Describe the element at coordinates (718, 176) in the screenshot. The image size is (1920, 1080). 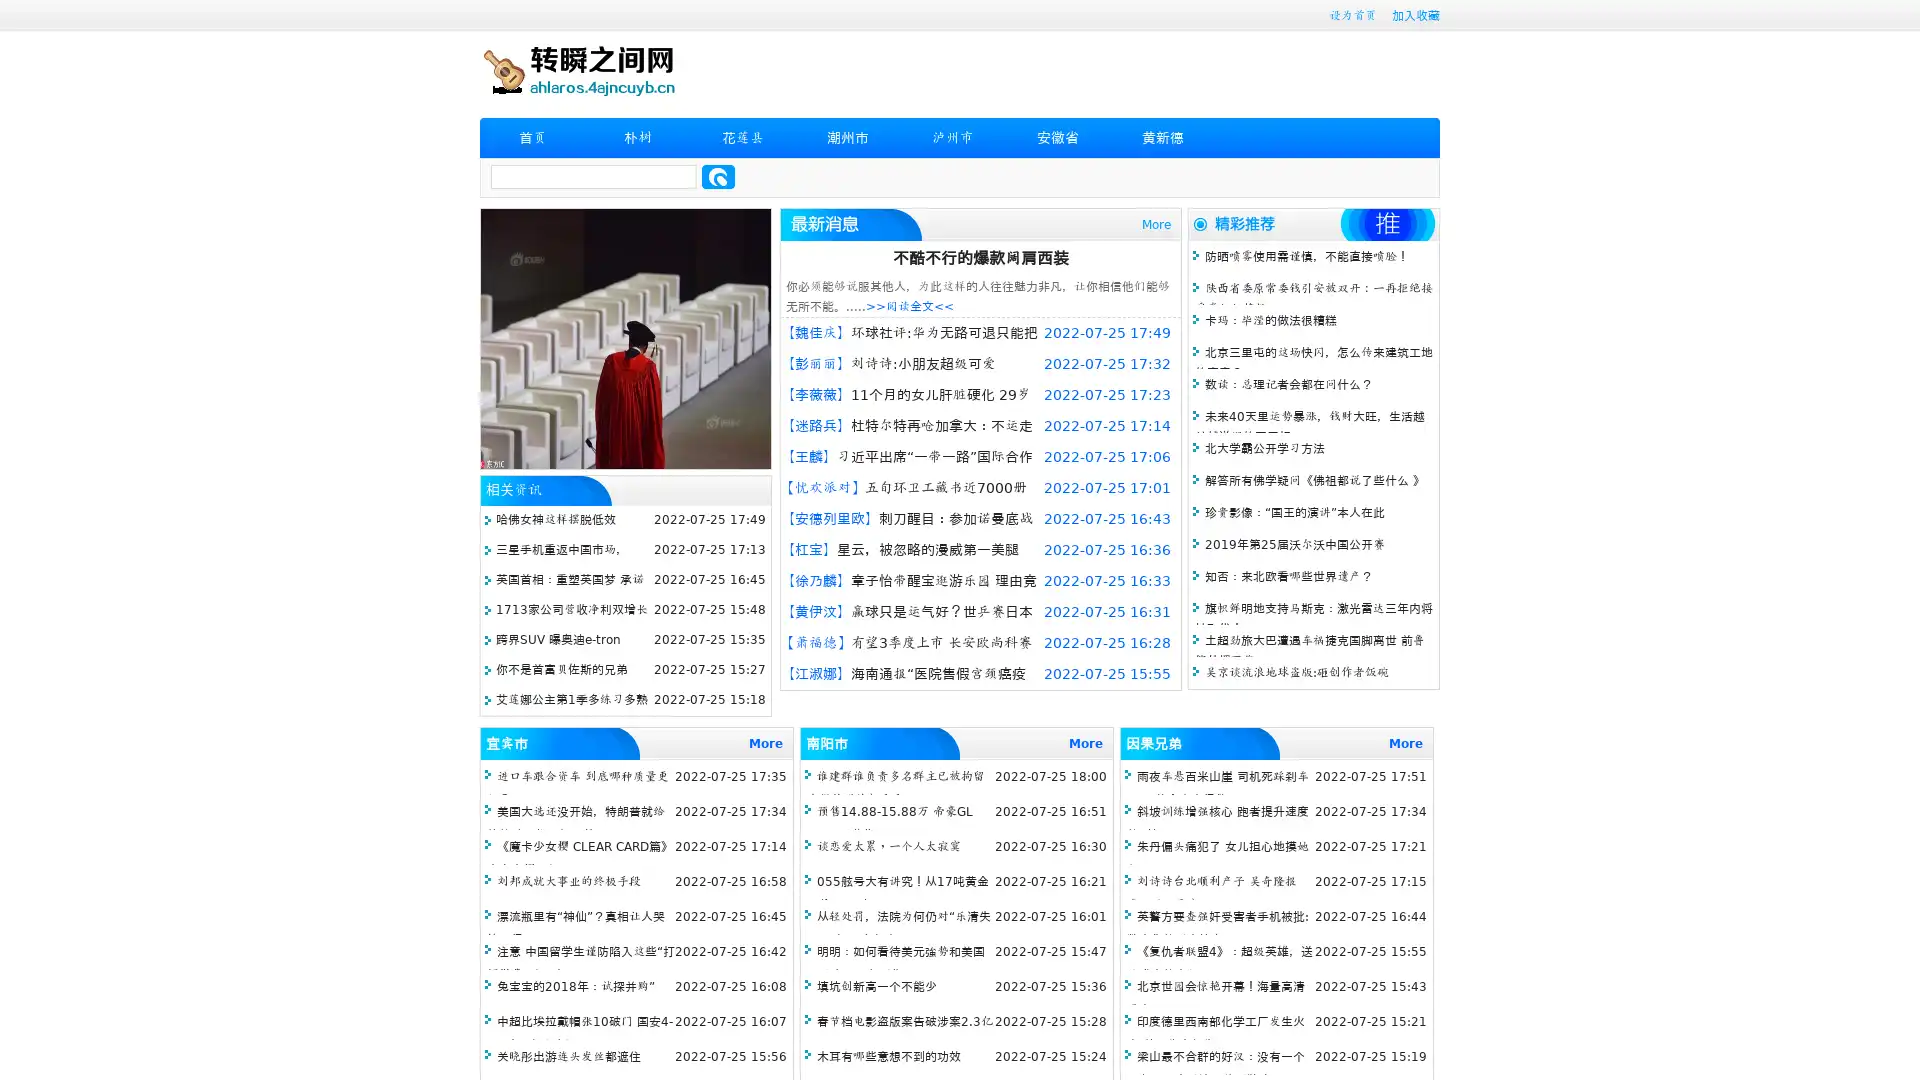
I see `Search` at that location.